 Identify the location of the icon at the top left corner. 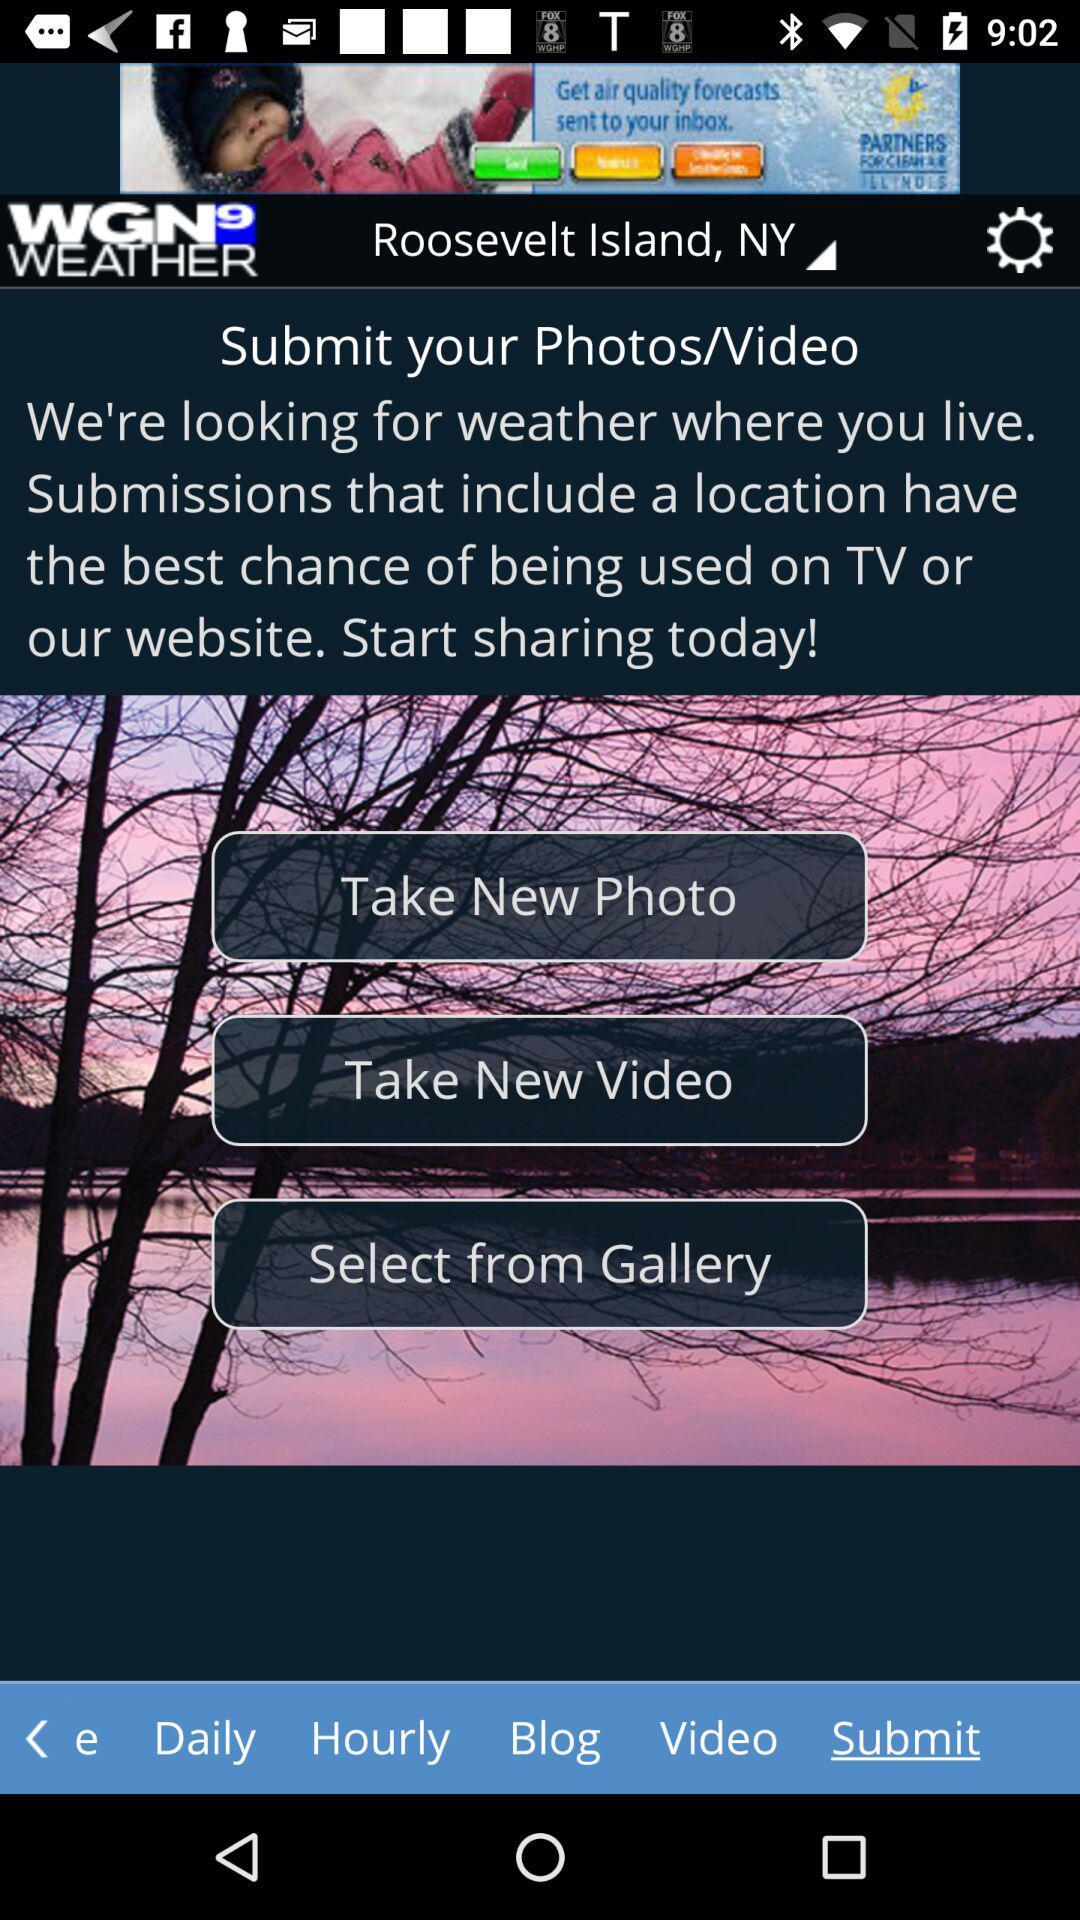
(131, 240).